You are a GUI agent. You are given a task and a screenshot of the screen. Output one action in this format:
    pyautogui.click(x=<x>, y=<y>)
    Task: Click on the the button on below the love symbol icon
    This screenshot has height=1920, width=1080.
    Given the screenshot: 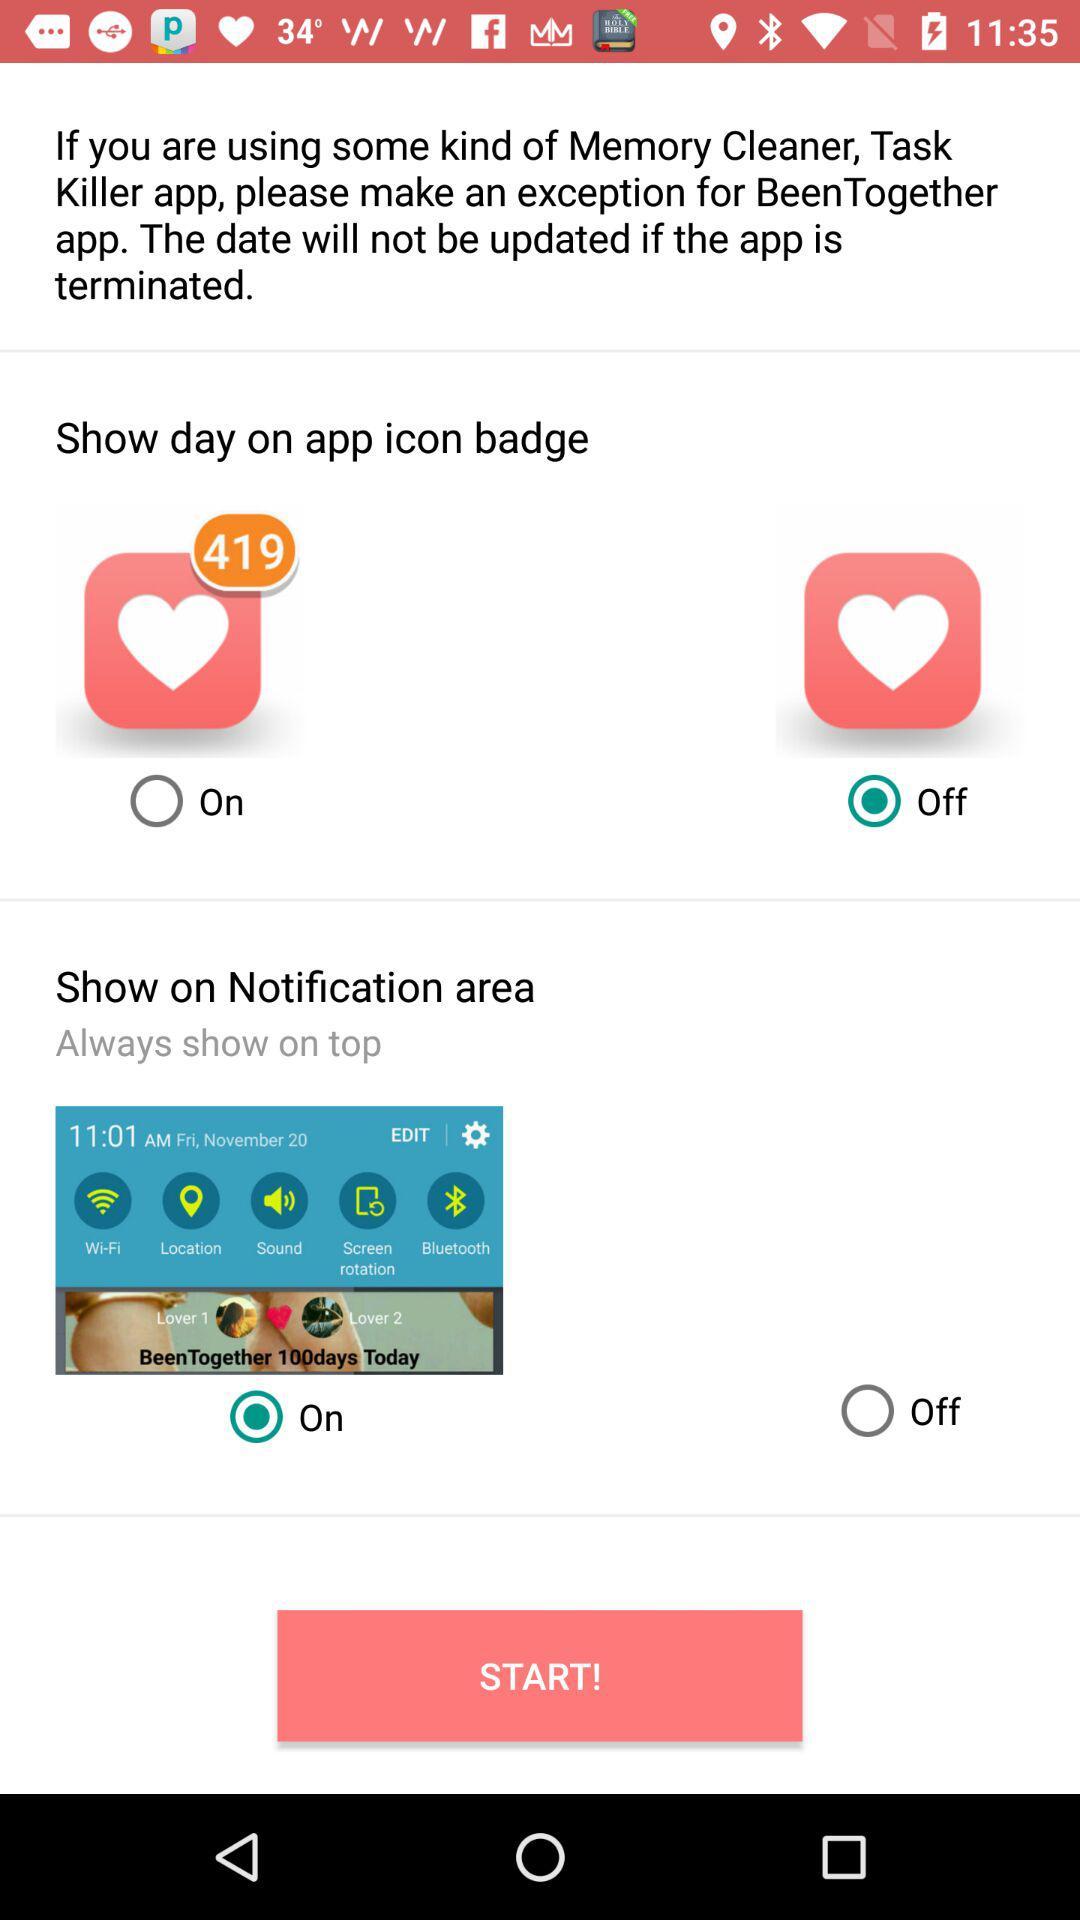 What is the action you would take?
    pyautogui.click(x=180, y=801)
    